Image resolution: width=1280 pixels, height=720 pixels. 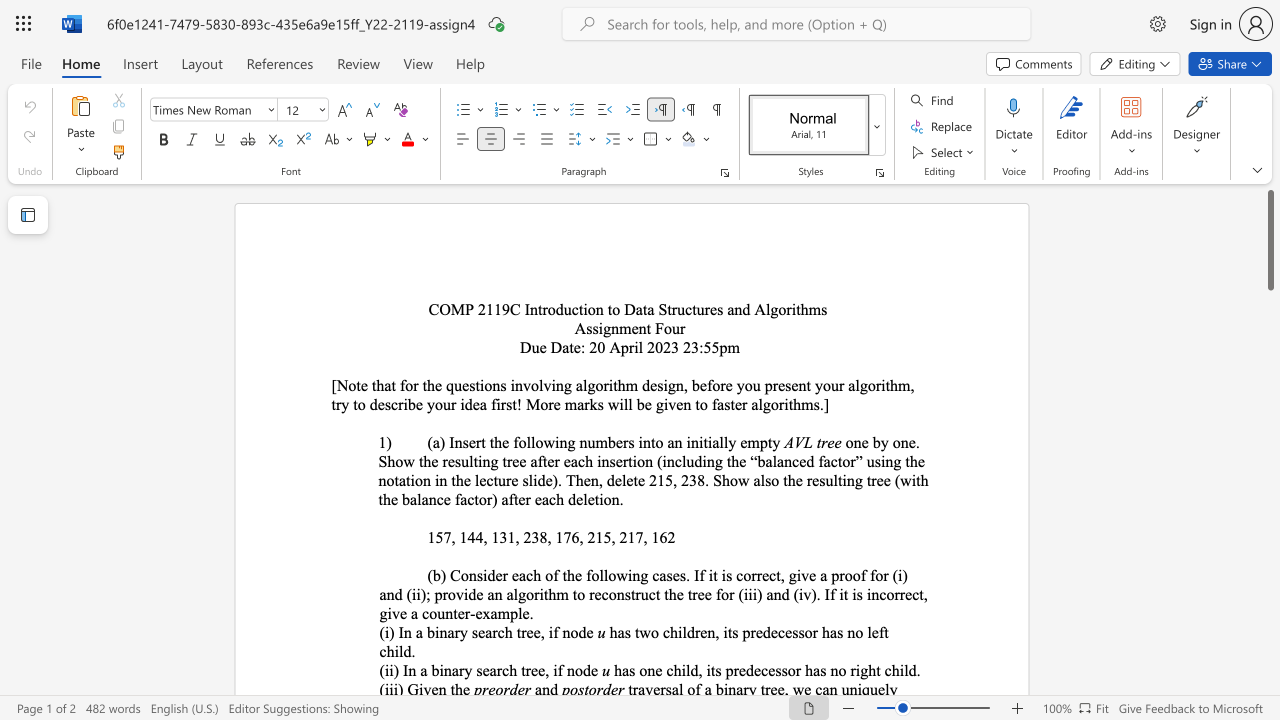 What do you see at coordinates (655, 327) in the screenshot?
I see `the subset text "Fo" within the text "Assignment Four"` at bounding box center [655, 327].